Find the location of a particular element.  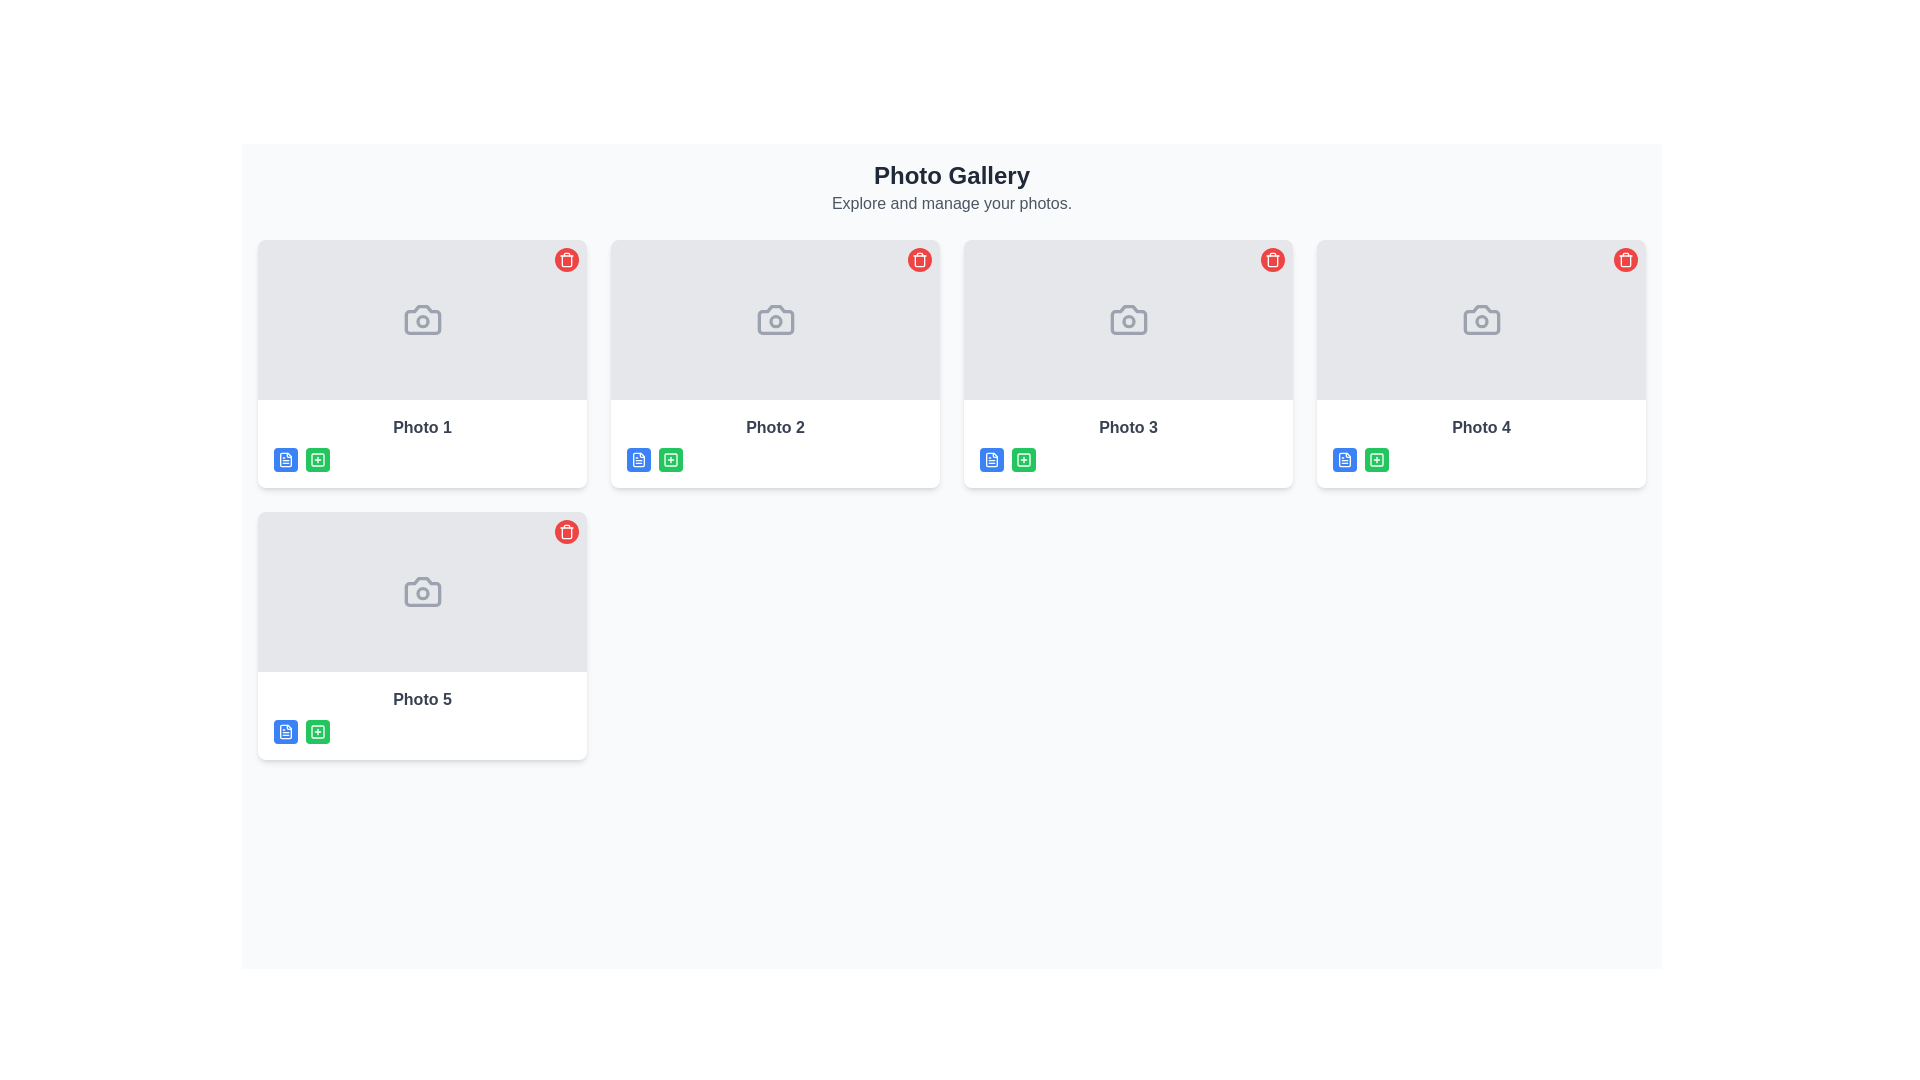

the image placeholder for 'Photo 1' located in the first row of the photo gallery grid is located at coordinates (421, 319).